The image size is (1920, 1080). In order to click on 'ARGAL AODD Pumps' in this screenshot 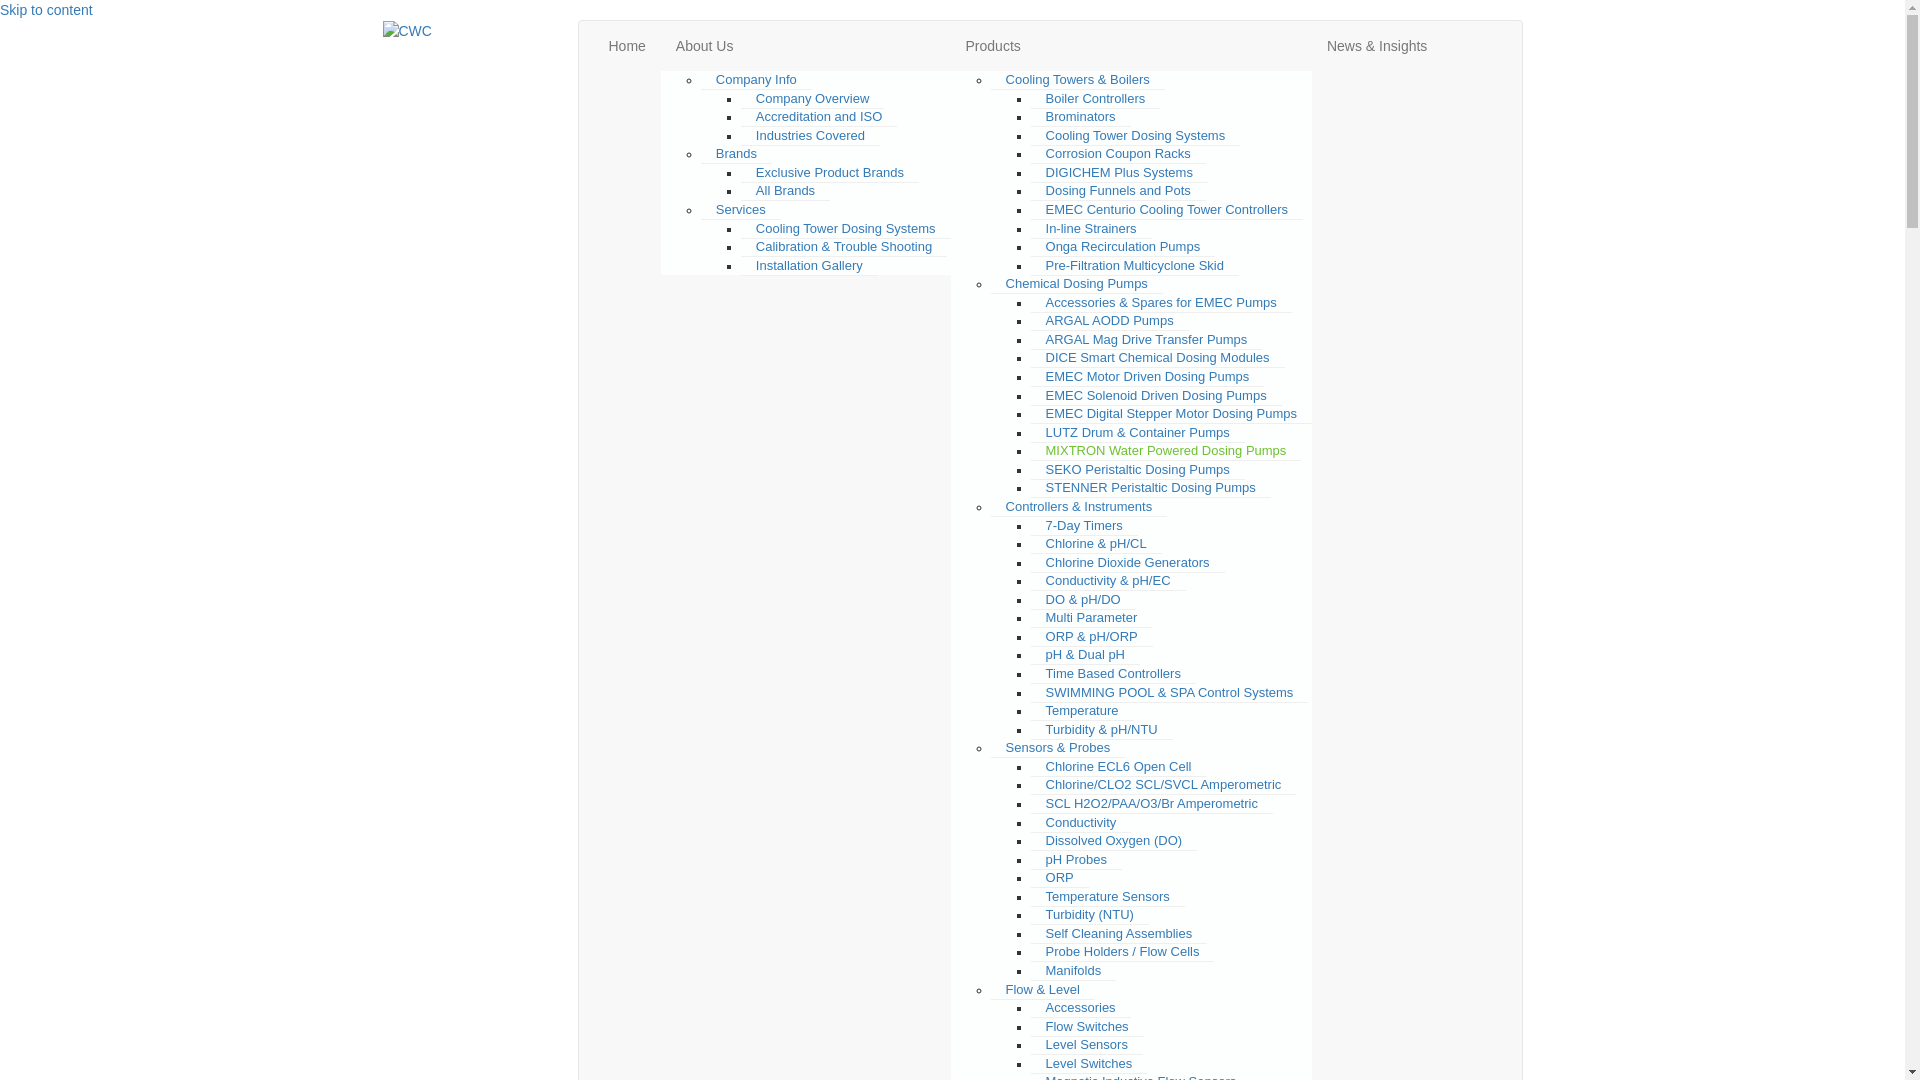, I will do `click(1031, 319)`.